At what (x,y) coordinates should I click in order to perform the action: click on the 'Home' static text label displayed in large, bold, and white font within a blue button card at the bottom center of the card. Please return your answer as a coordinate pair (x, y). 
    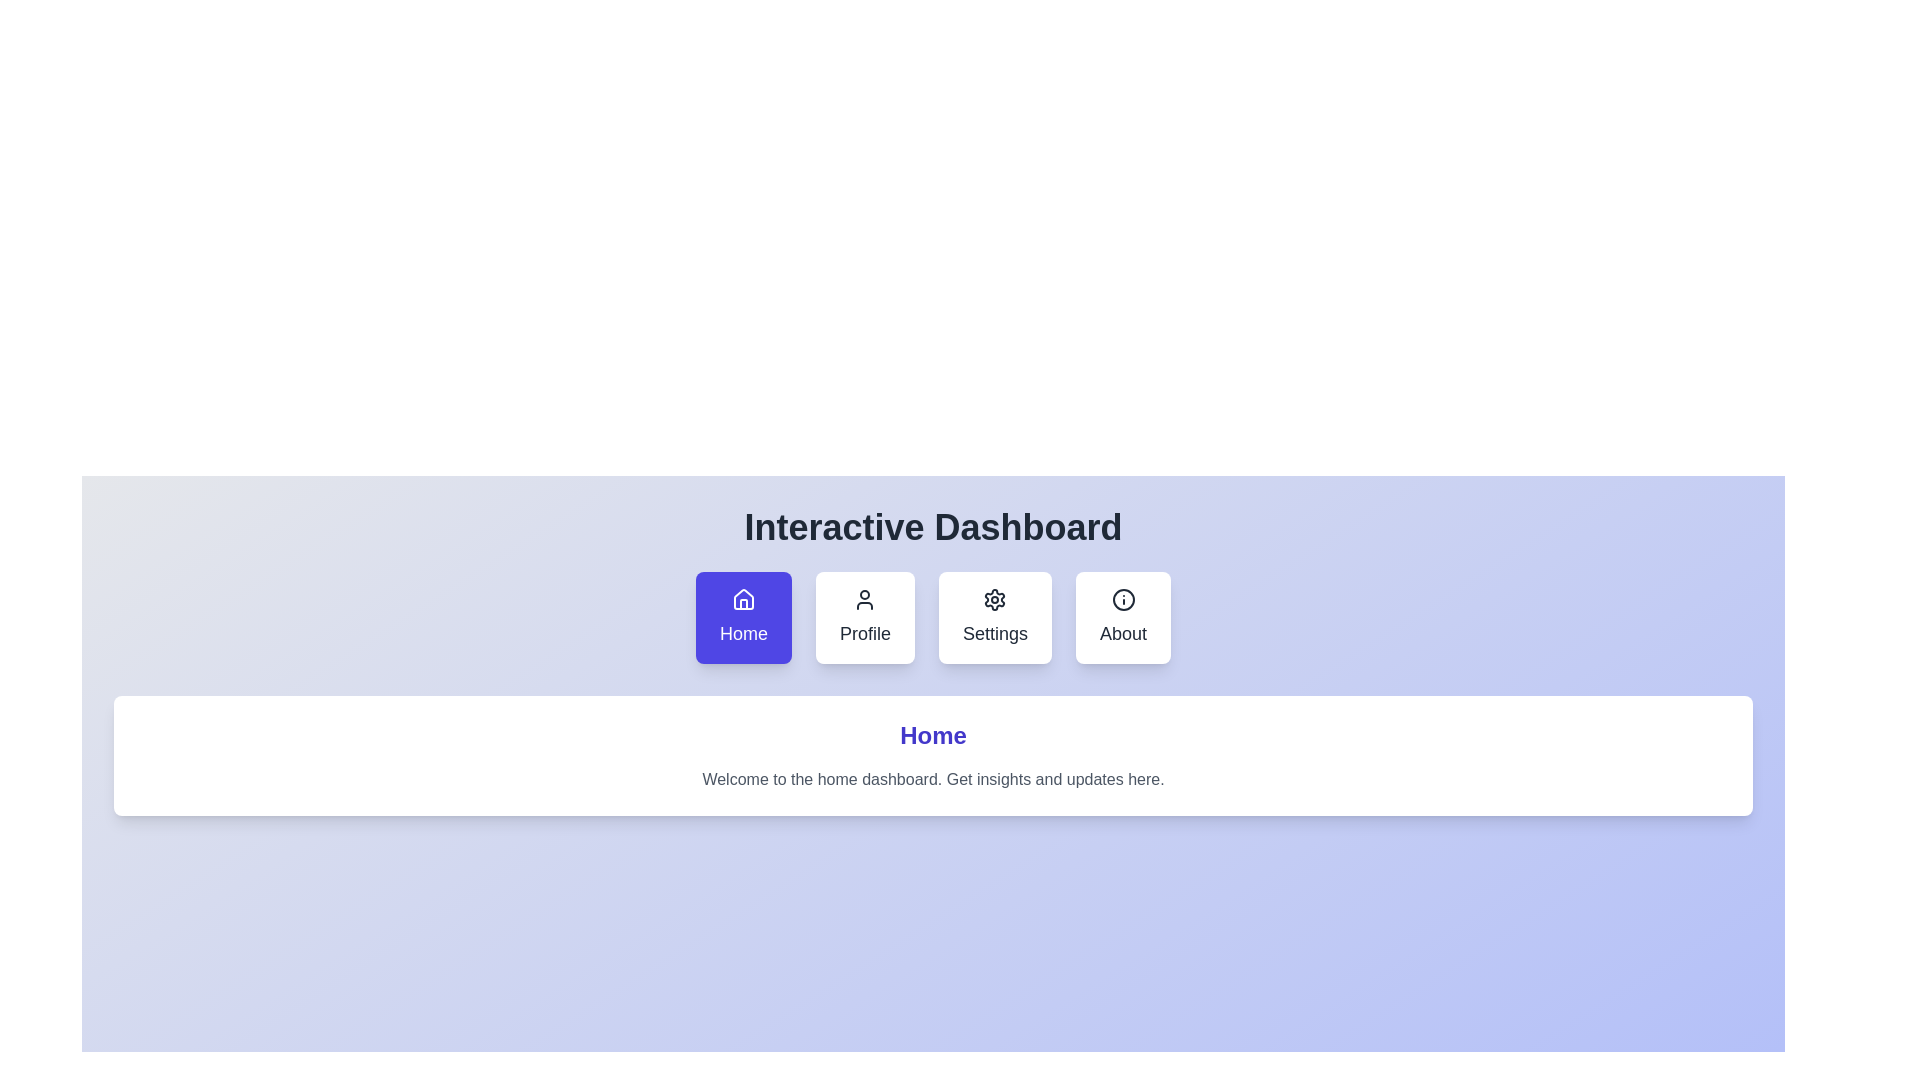
    Looking at the image, I should click on (743, 633).